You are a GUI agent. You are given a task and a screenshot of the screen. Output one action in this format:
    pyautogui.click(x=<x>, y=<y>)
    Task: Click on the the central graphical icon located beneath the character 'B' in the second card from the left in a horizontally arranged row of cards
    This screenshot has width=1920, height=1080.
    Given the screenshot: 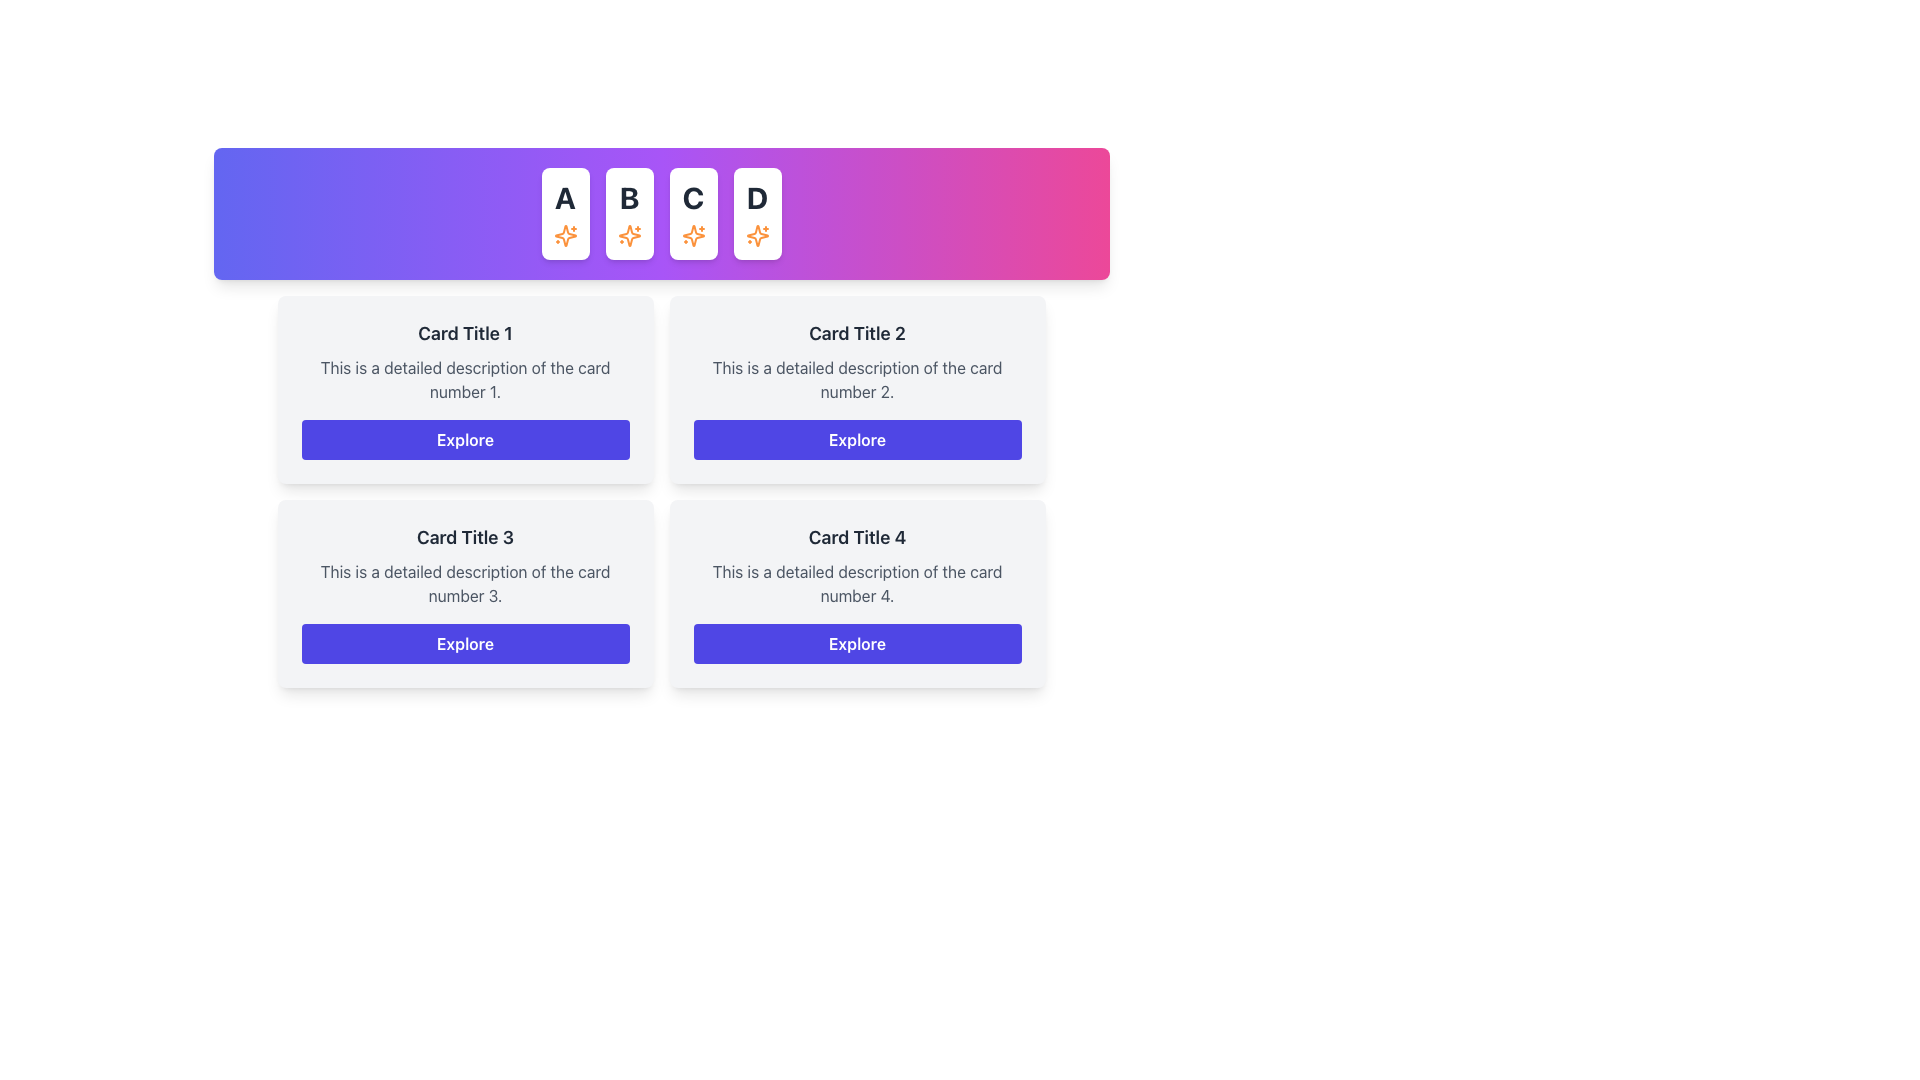 What is the action you would take?
    pyautogui.click(x=628, y=234)
    